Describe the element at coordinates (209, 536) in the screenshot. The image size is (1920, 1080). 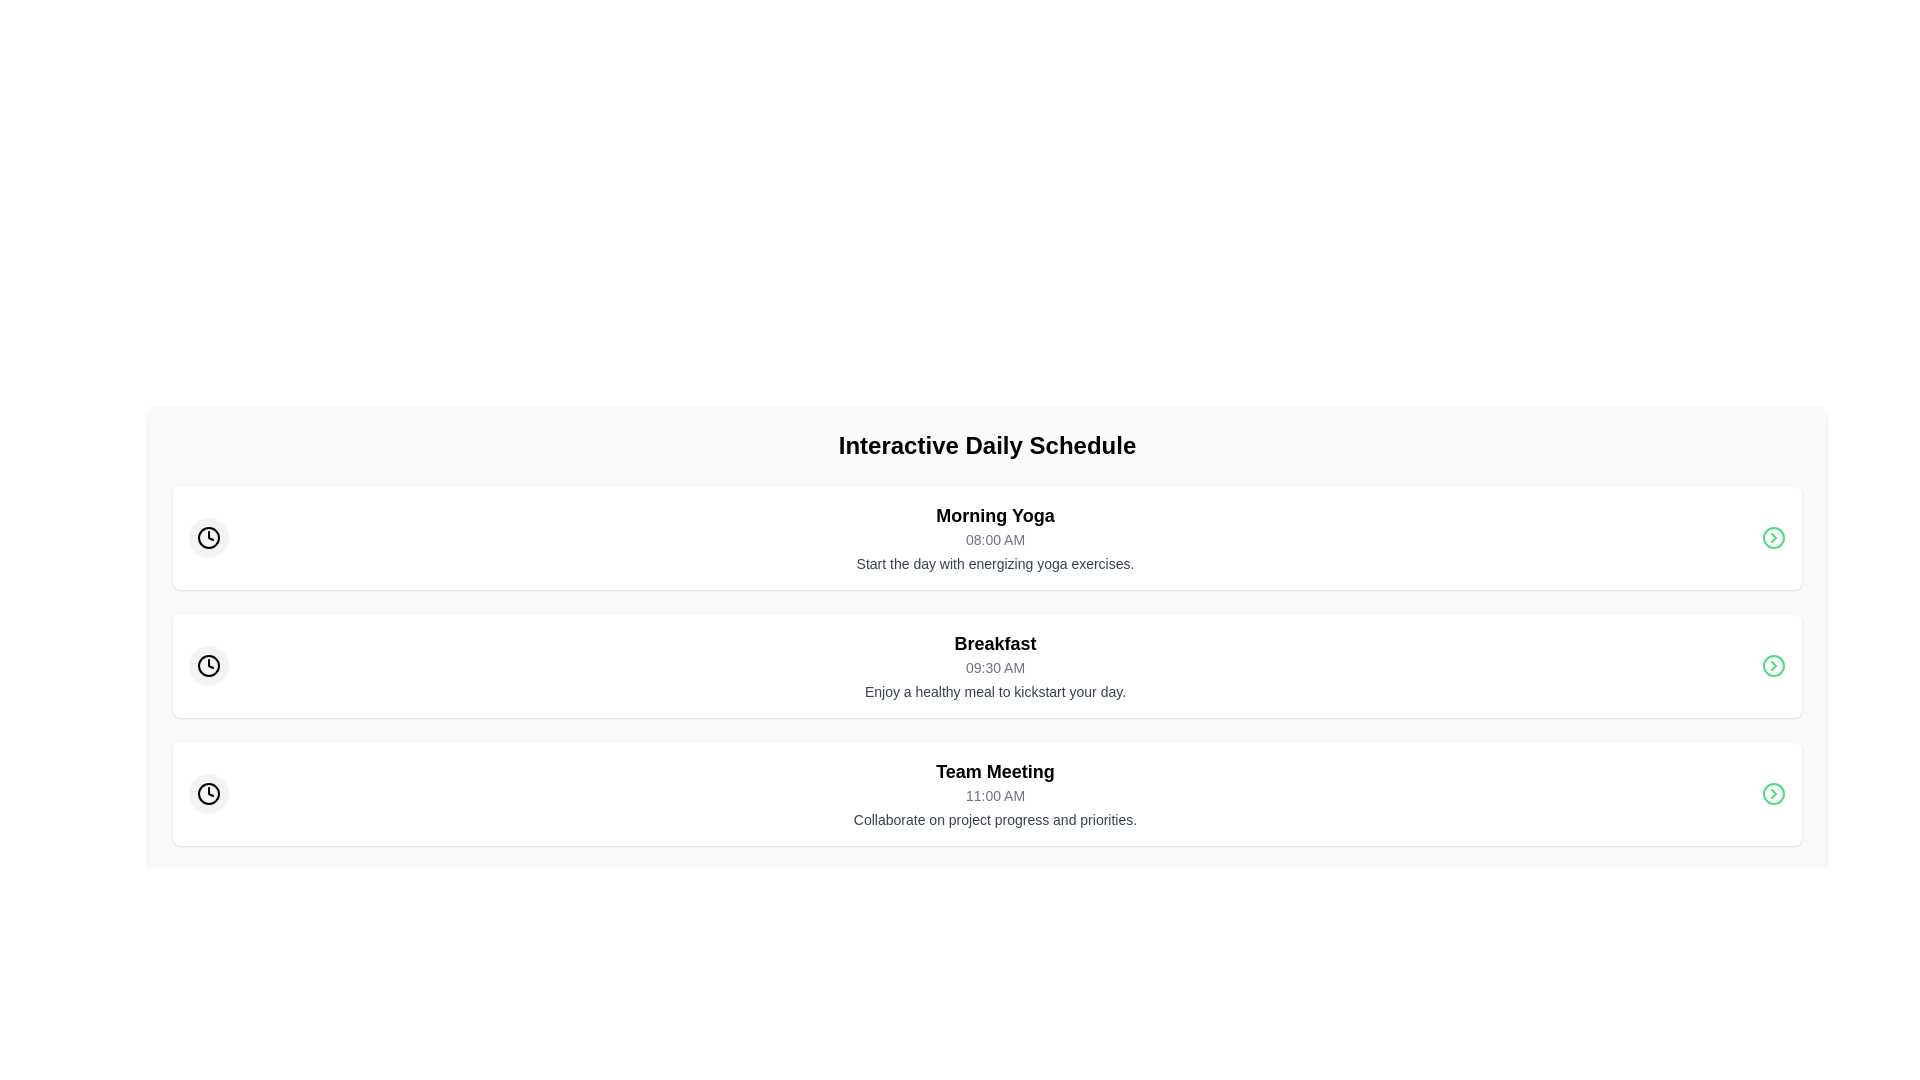
I see `the Clock icon located at the top left corner of the schedule interface, adjacent to the 'Morning Yoga' text` at that location.